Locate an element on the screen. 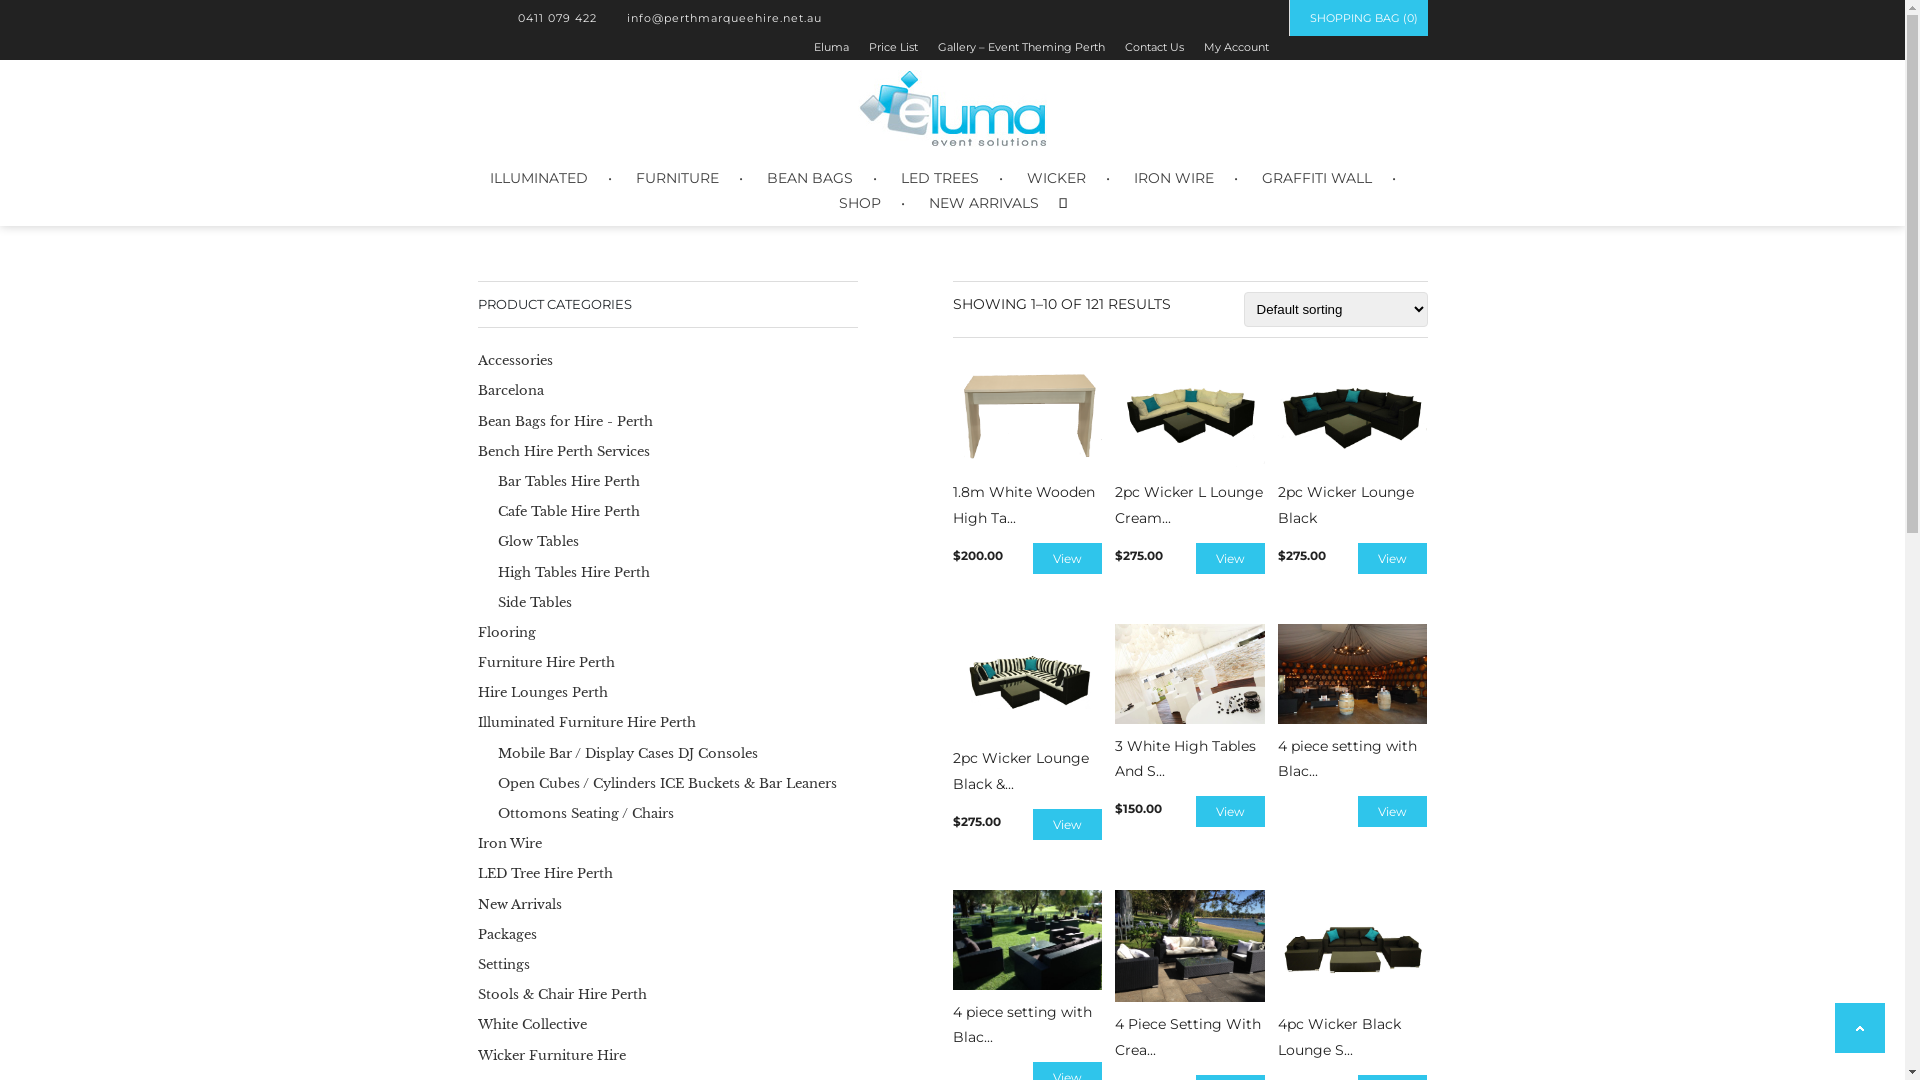 The width and height of the screenshot is (1920, 1080). 'ILLUMINATED' is located at coordinates (538, 177).